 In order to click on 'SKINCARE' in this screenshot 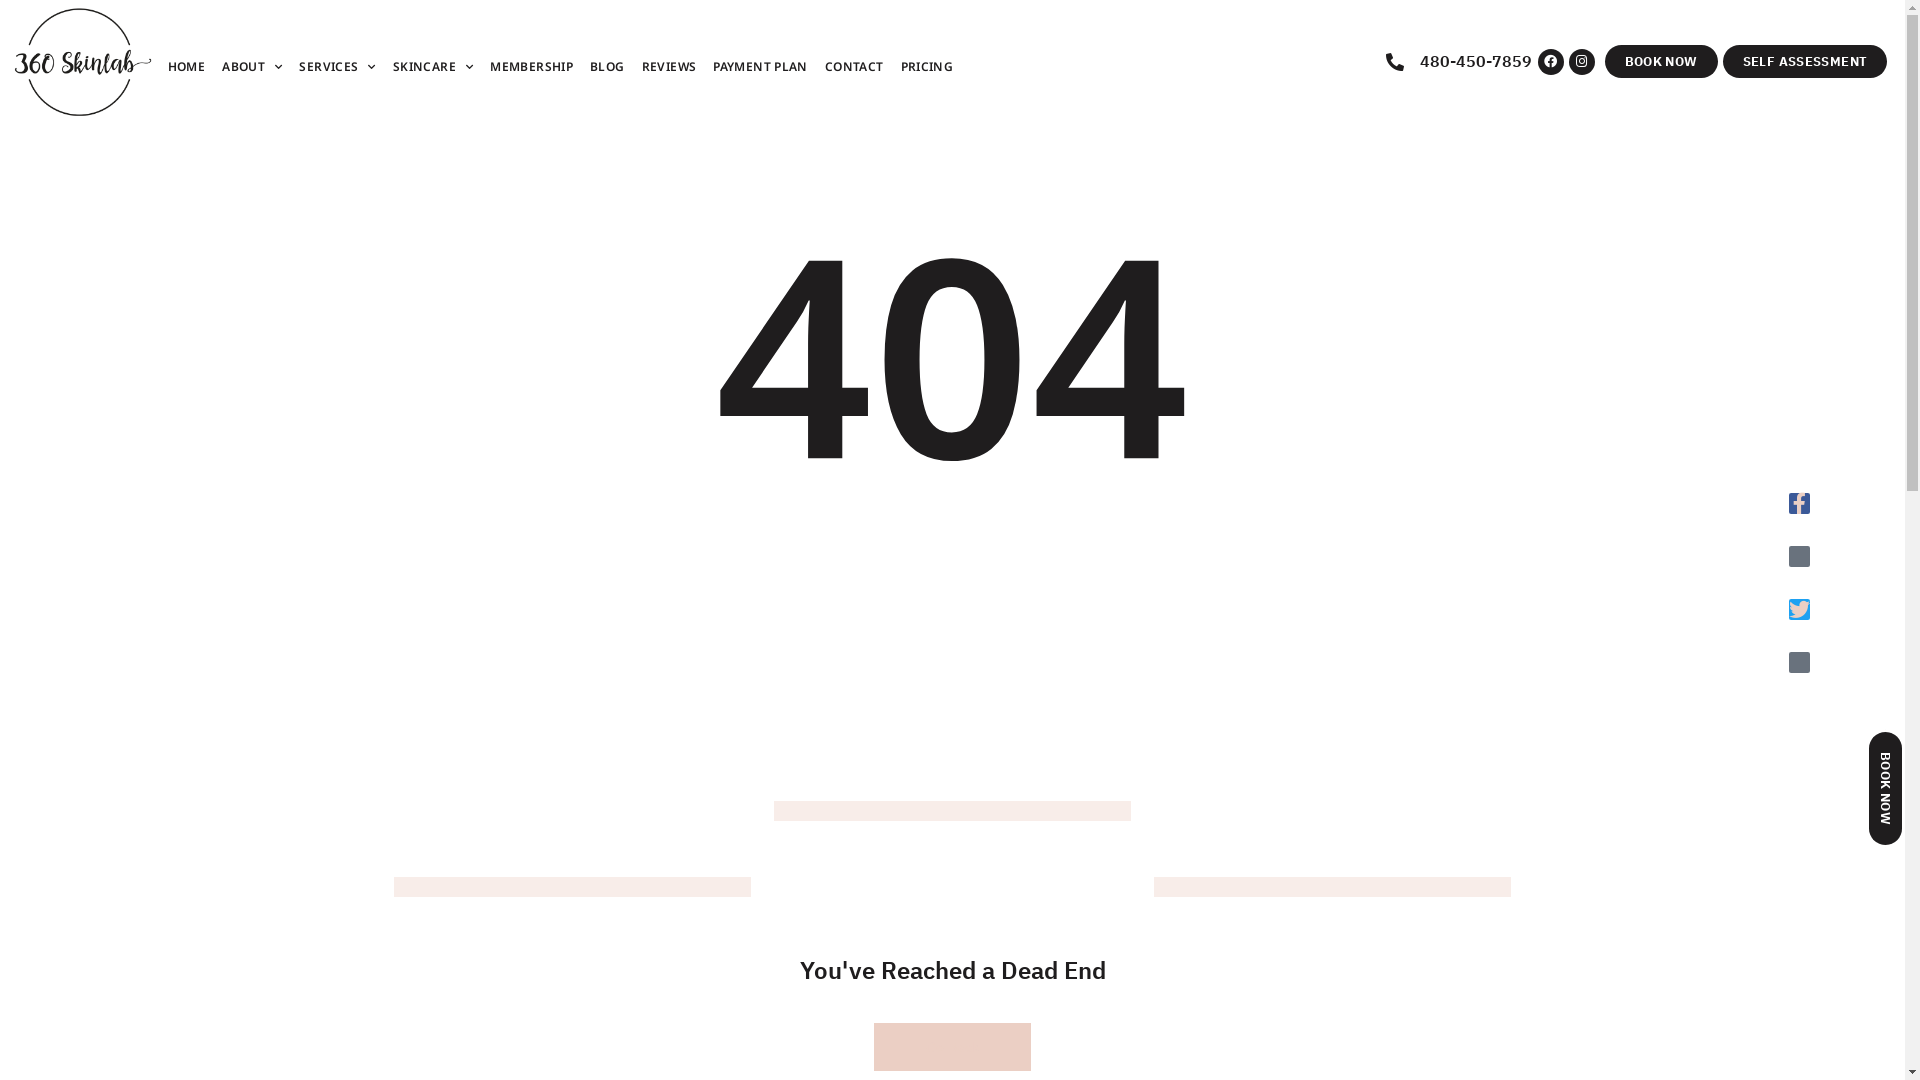, I will do `click(431, 65)`.